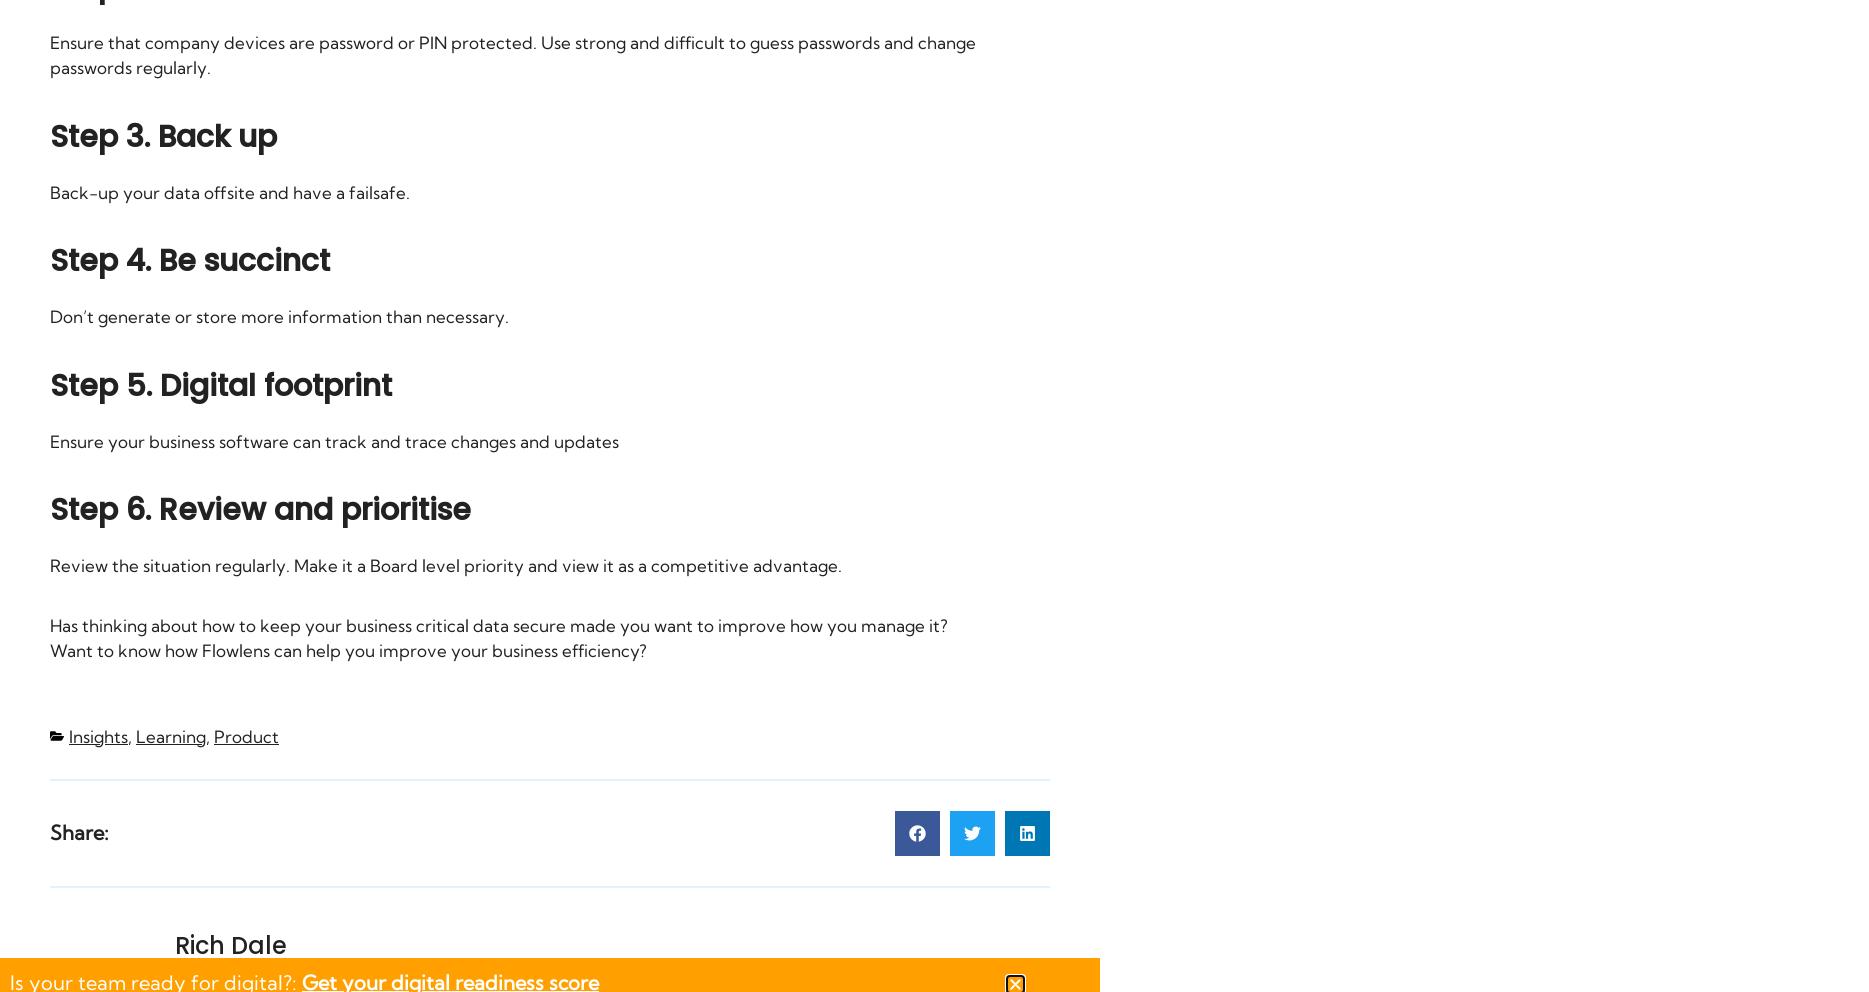 This screenshot has width=1869, height=992. What do you see at coordinates (444, 565) in the screenshot?
I see `'Review the situation regularly. Make it a Board level priority and view it as a competitive advantage.'` at bounding box center [444, 565].